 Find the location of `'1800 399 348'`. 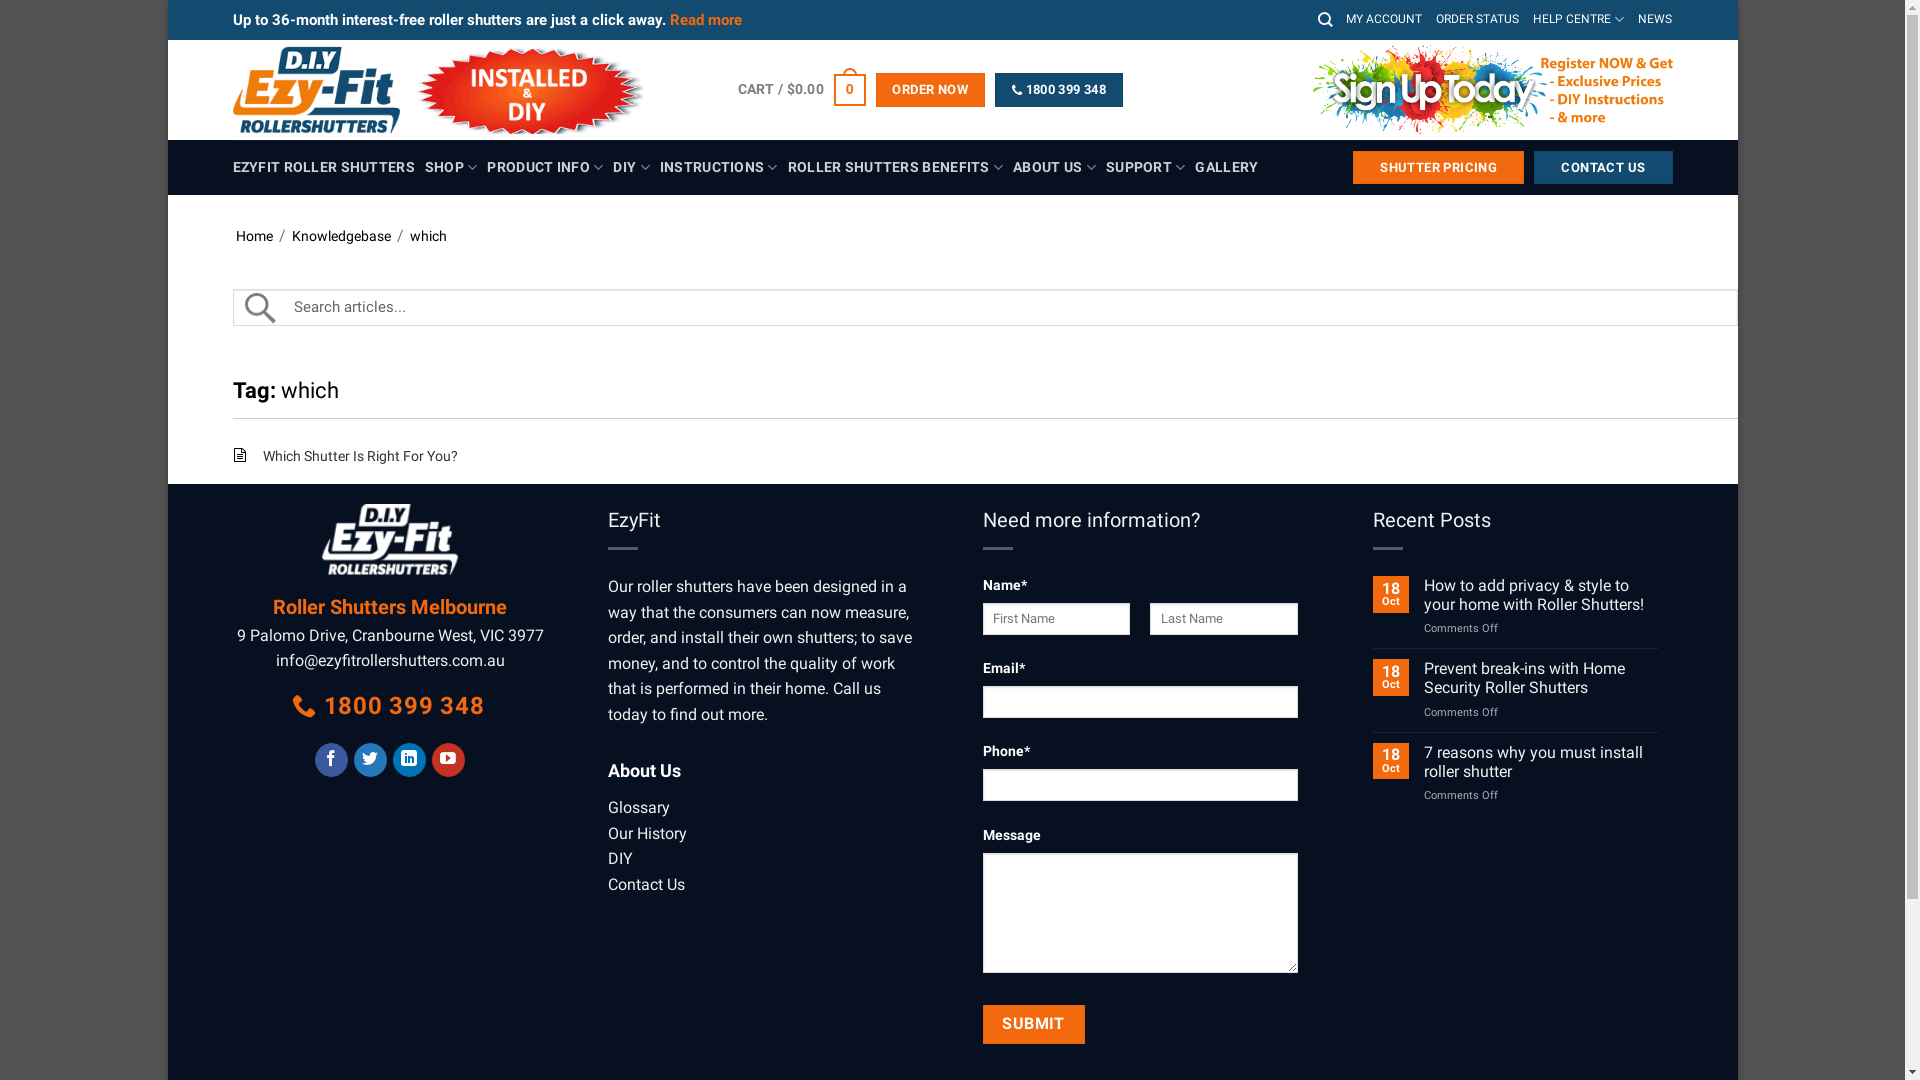

'1800 399 348' is located at coordinates (389, 705).